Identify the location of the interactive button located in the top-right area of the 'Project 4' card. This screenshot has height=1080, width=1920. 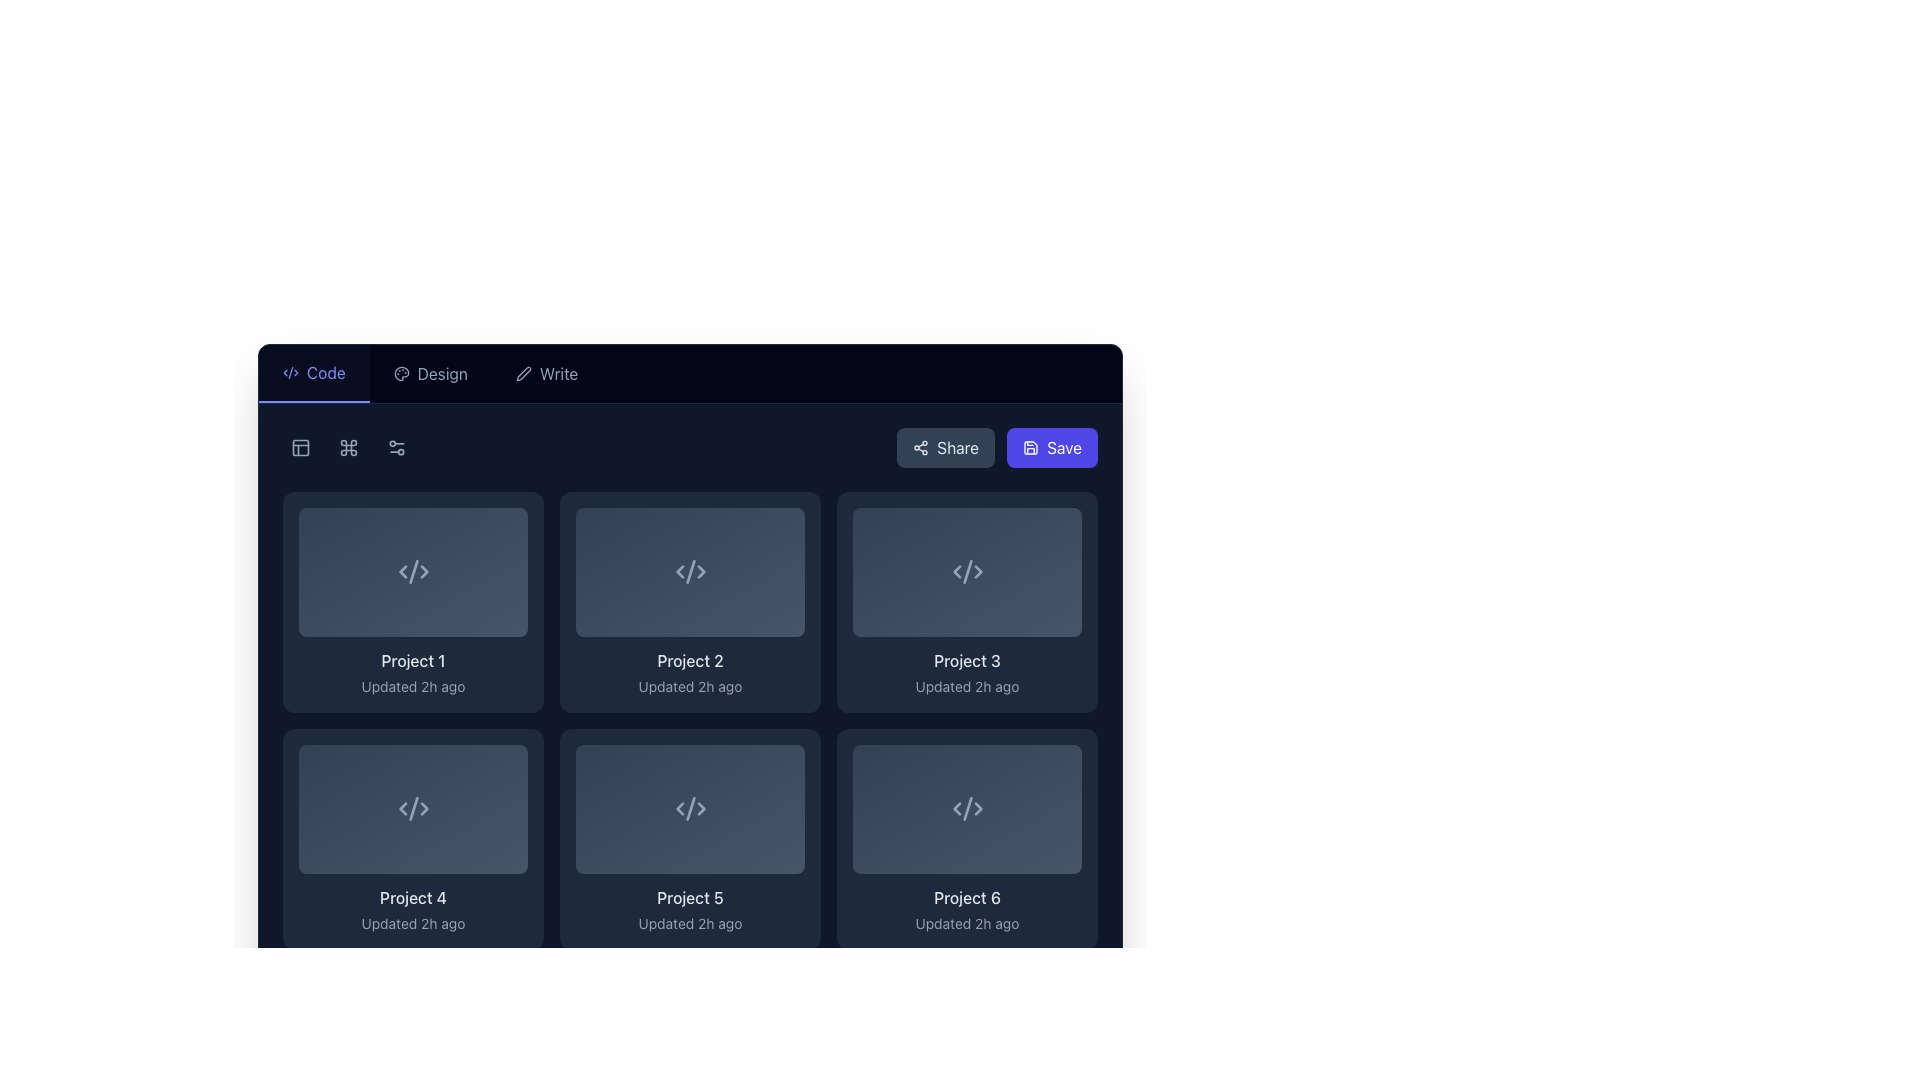
(523, 748).